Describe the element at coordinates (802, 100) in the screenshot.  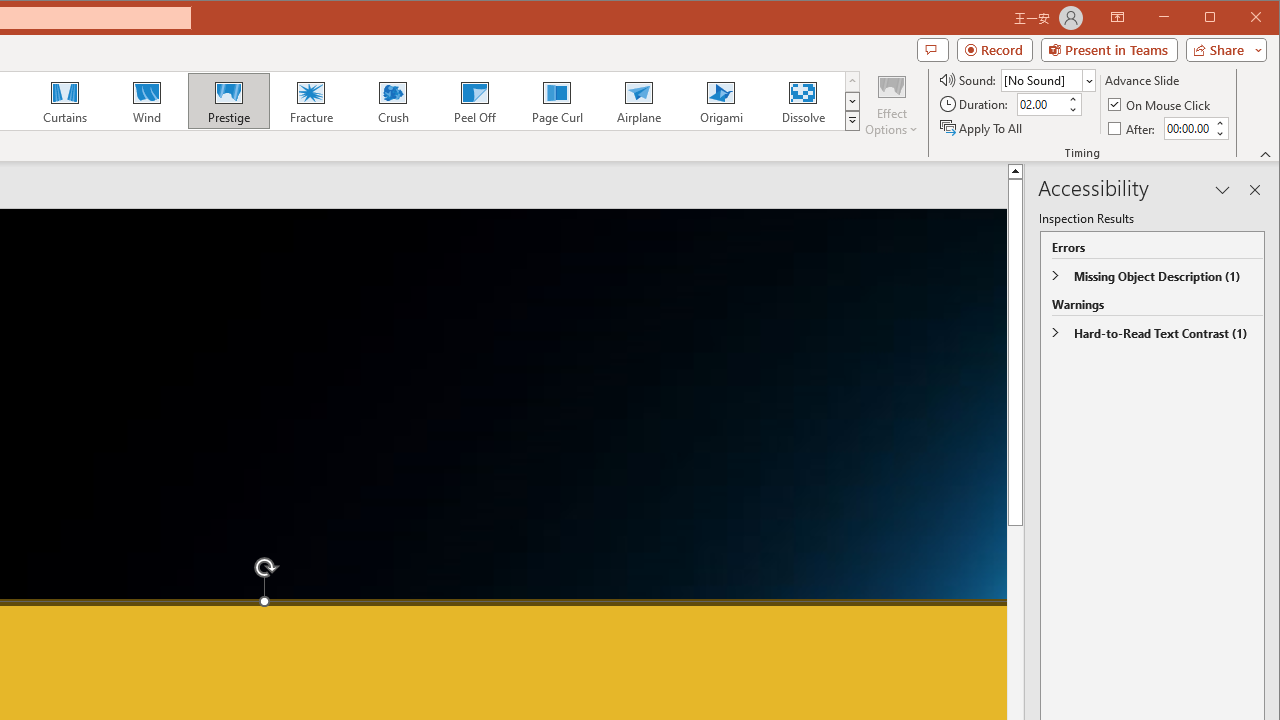
I see `'Dissolve'` at that location.